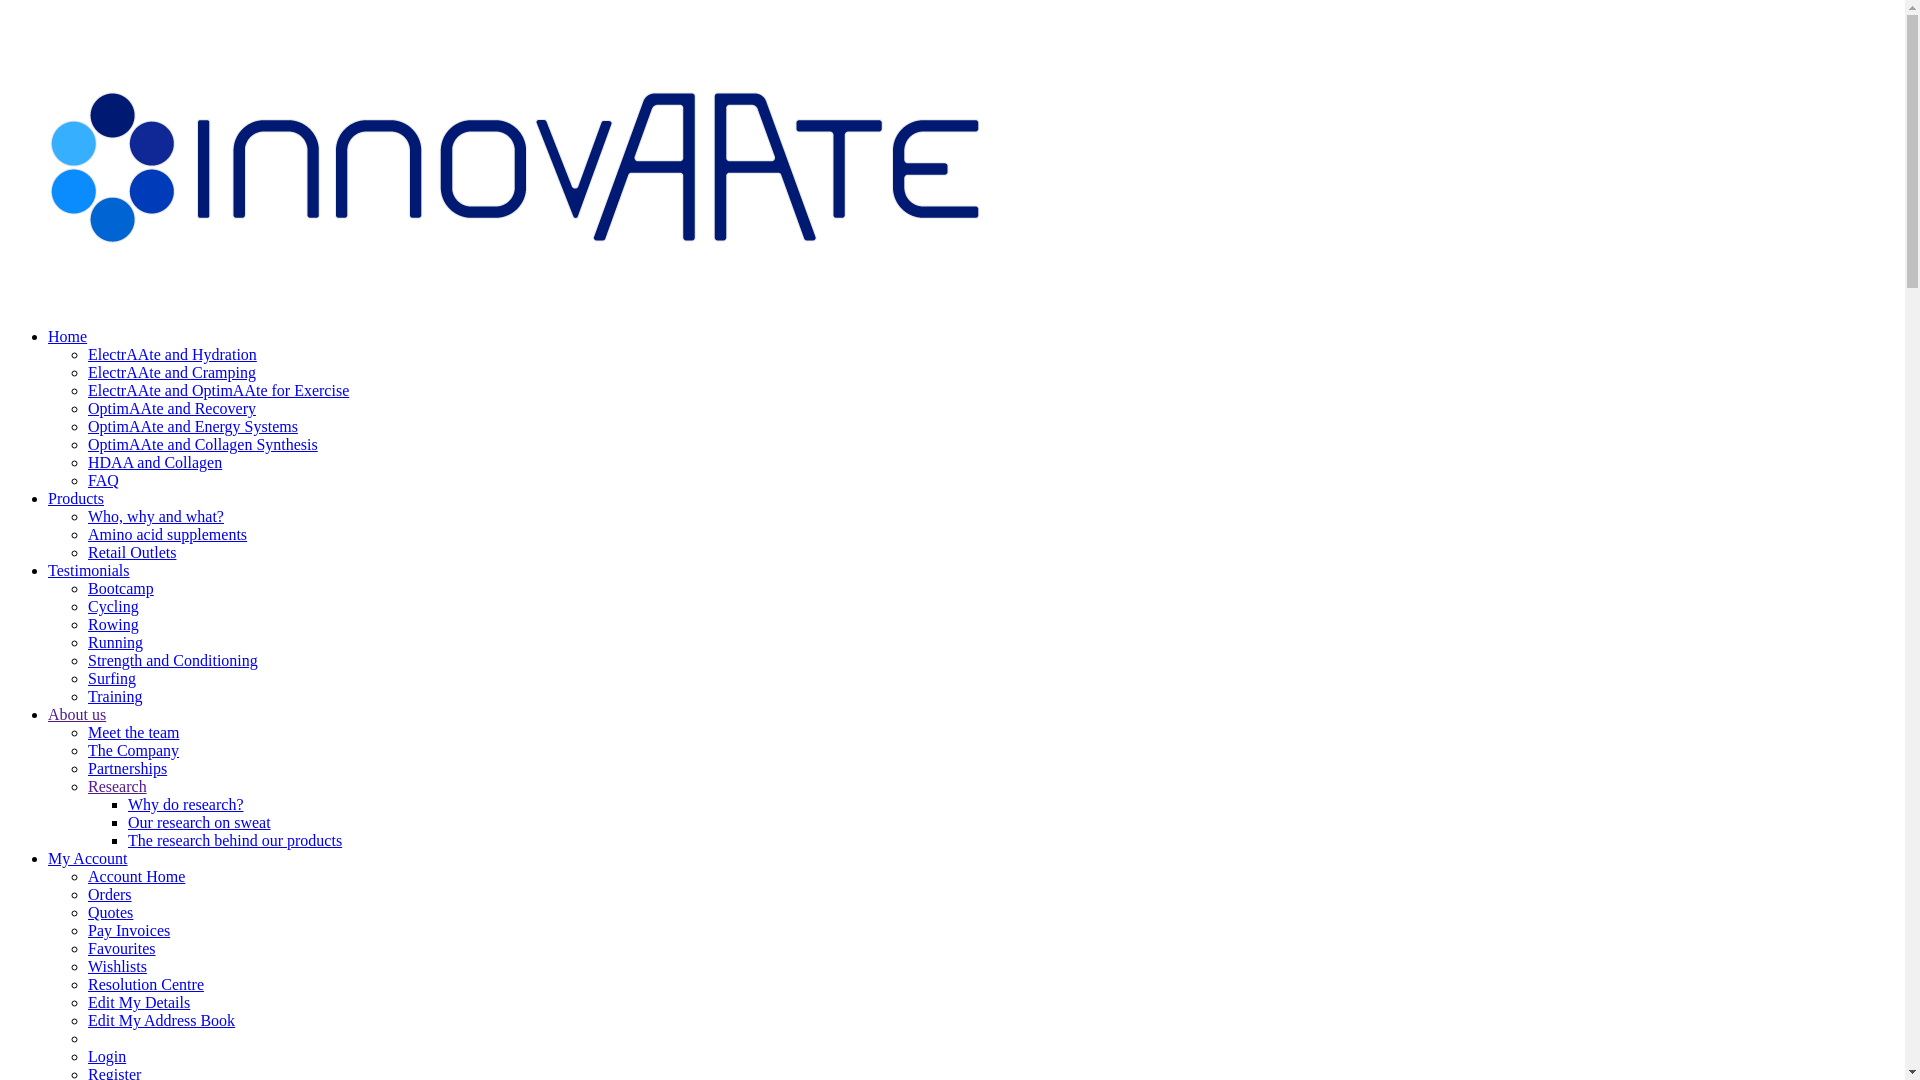 This screenshot has width=1920, height=1080. What do you see at coordinates (86, 857) in the screenshot?
I see `'My Account'` at bounding box center [86, 857].